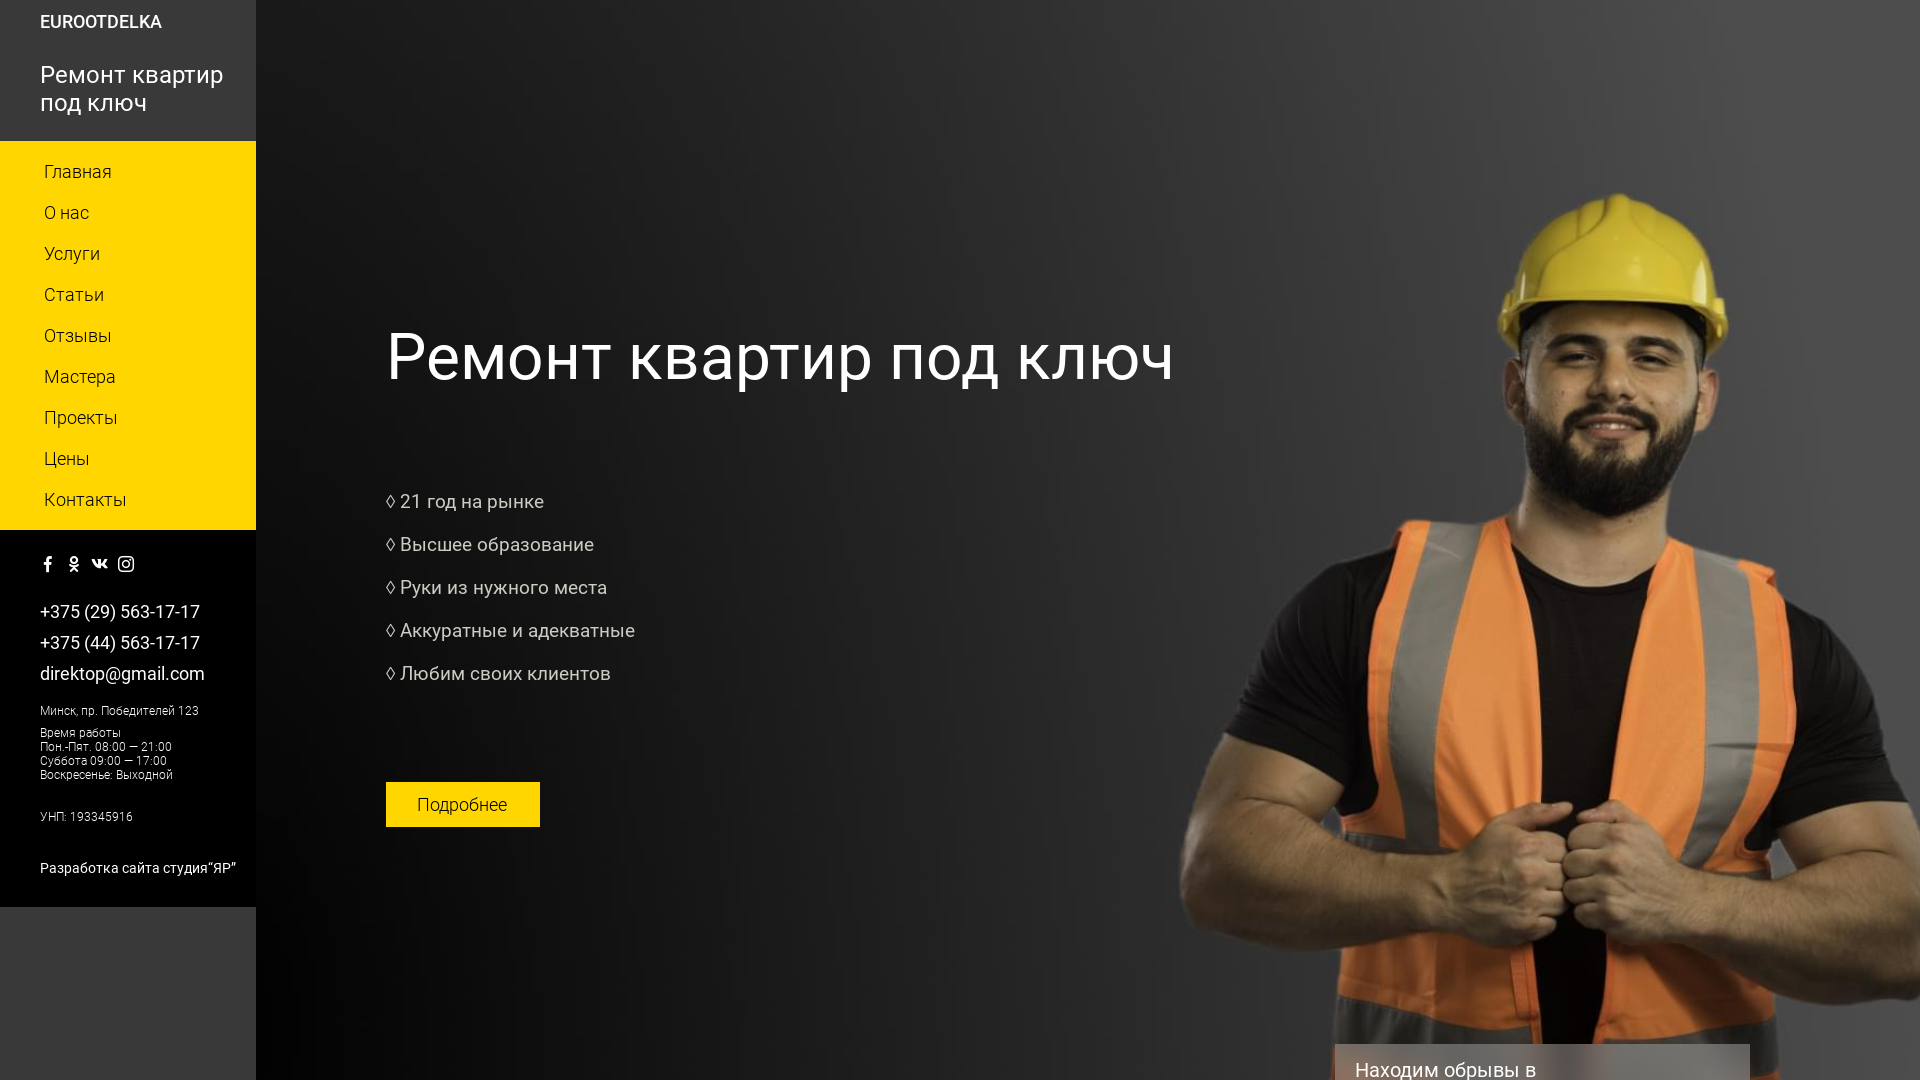  What do you see at coordinates (139, 642) in the screenshot?
I see `'+375 (44) 563-17-17'` at bounding box center [139, 642].